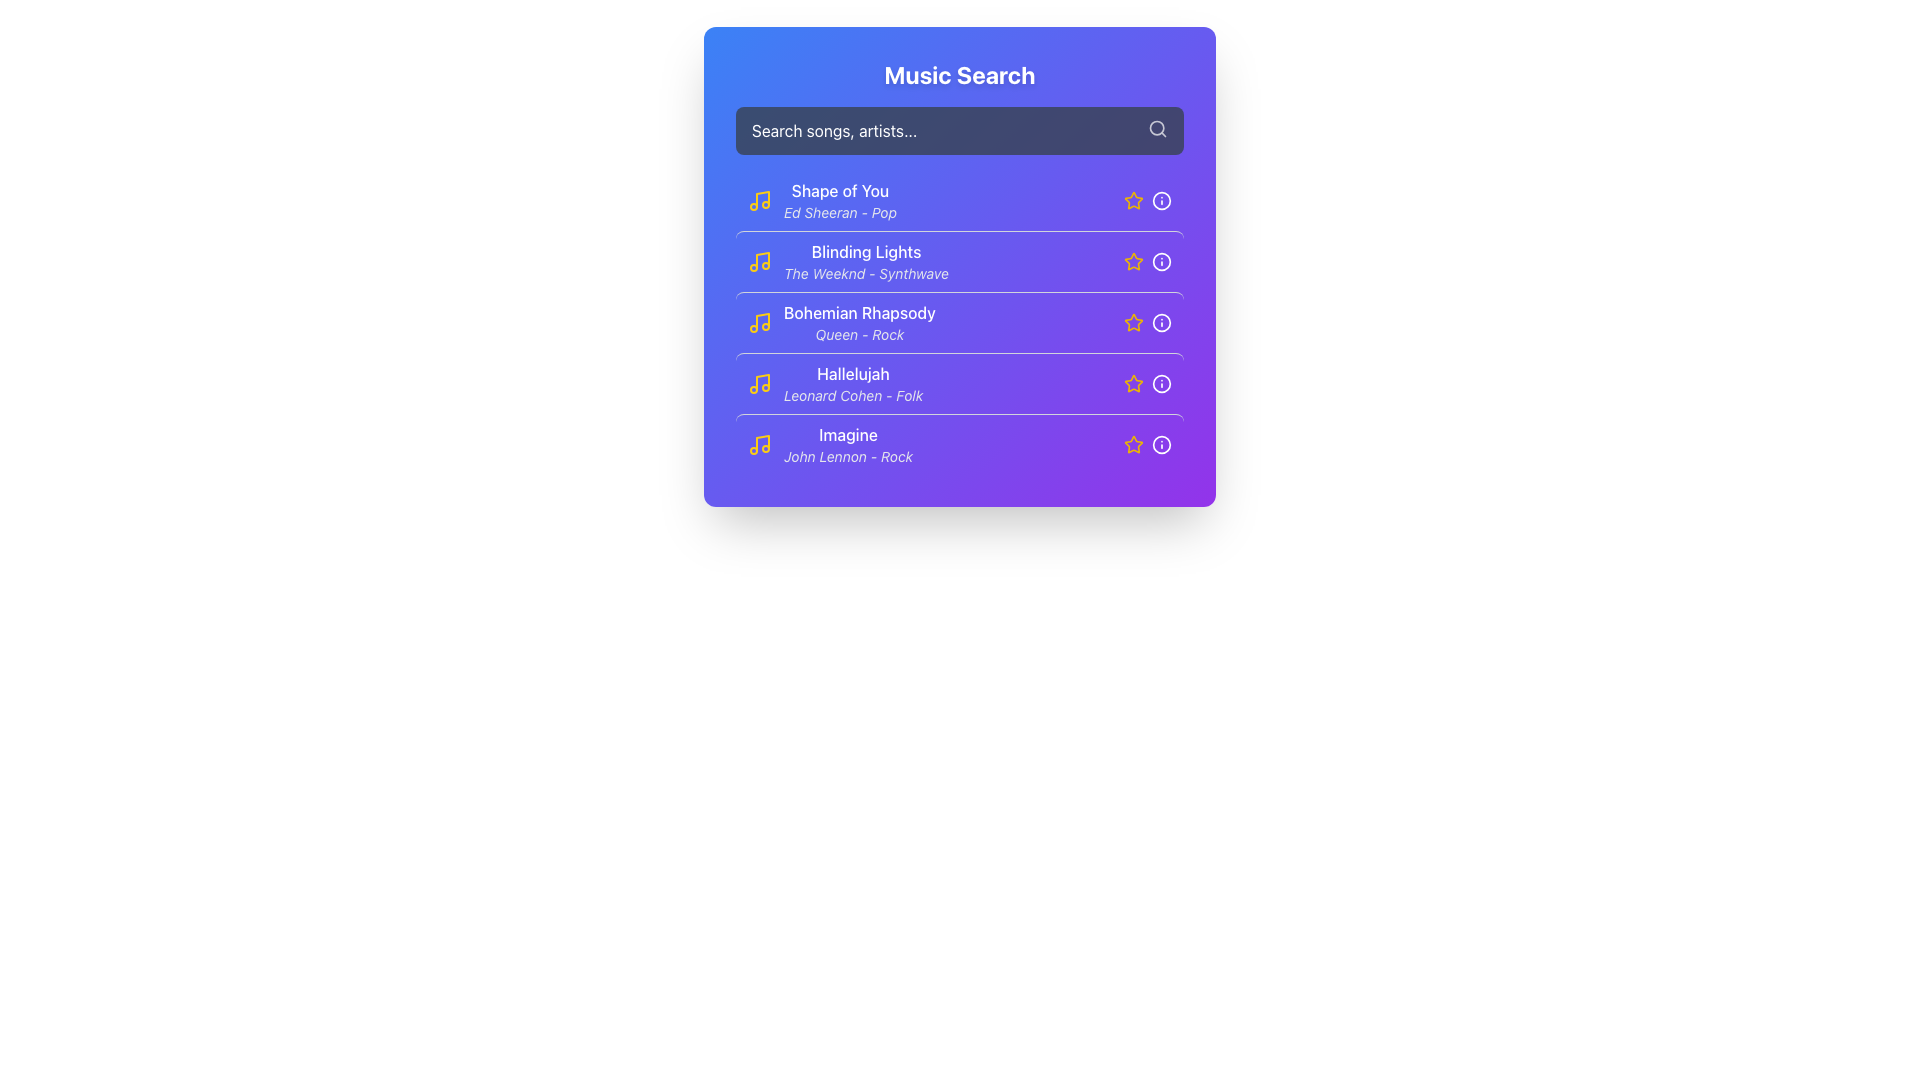 This screenshot has height=1080, width=1920. What do you see at coordinates (853, 384) in the screenshot?
I see `the fourth song list item titled 'Hallelujah' by Leonard Cohen` at bounding box center [853, 384].